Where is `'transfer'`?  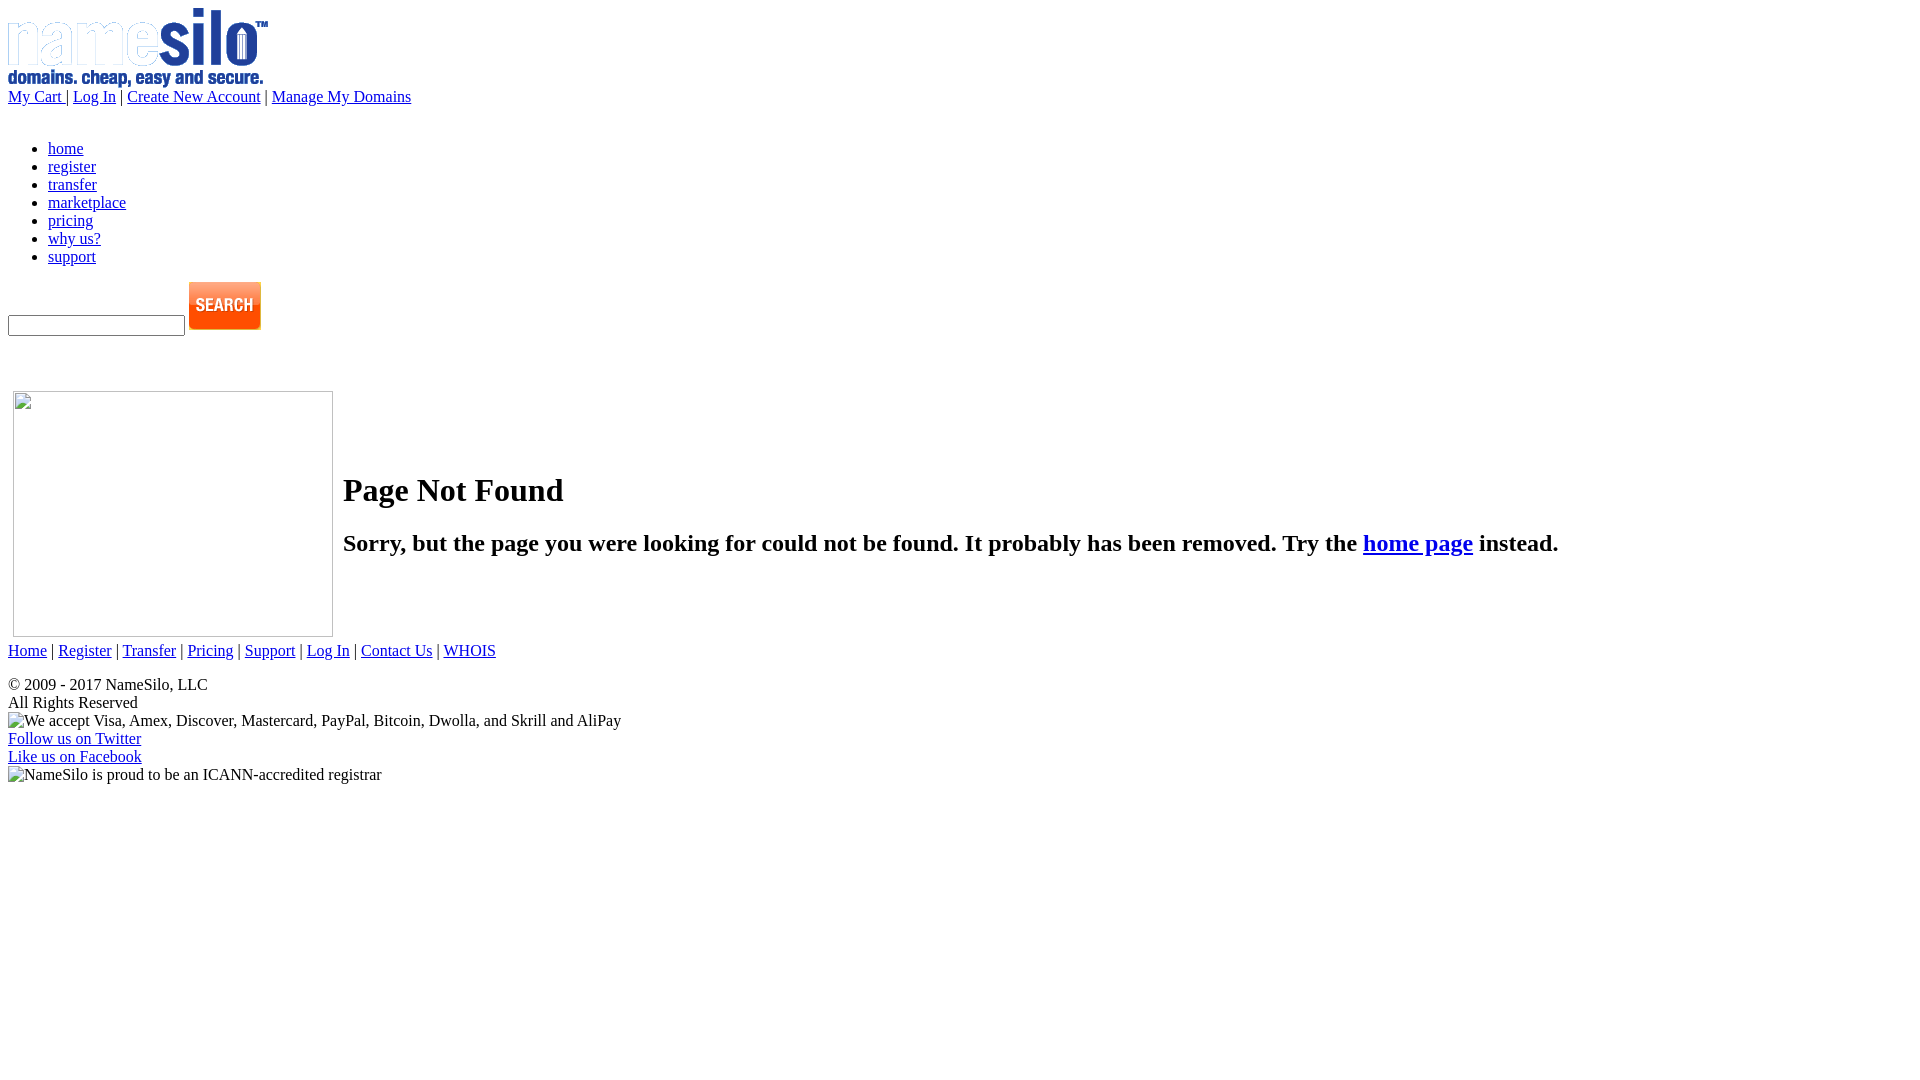
'transfer' is located at coordinates (72, 184).